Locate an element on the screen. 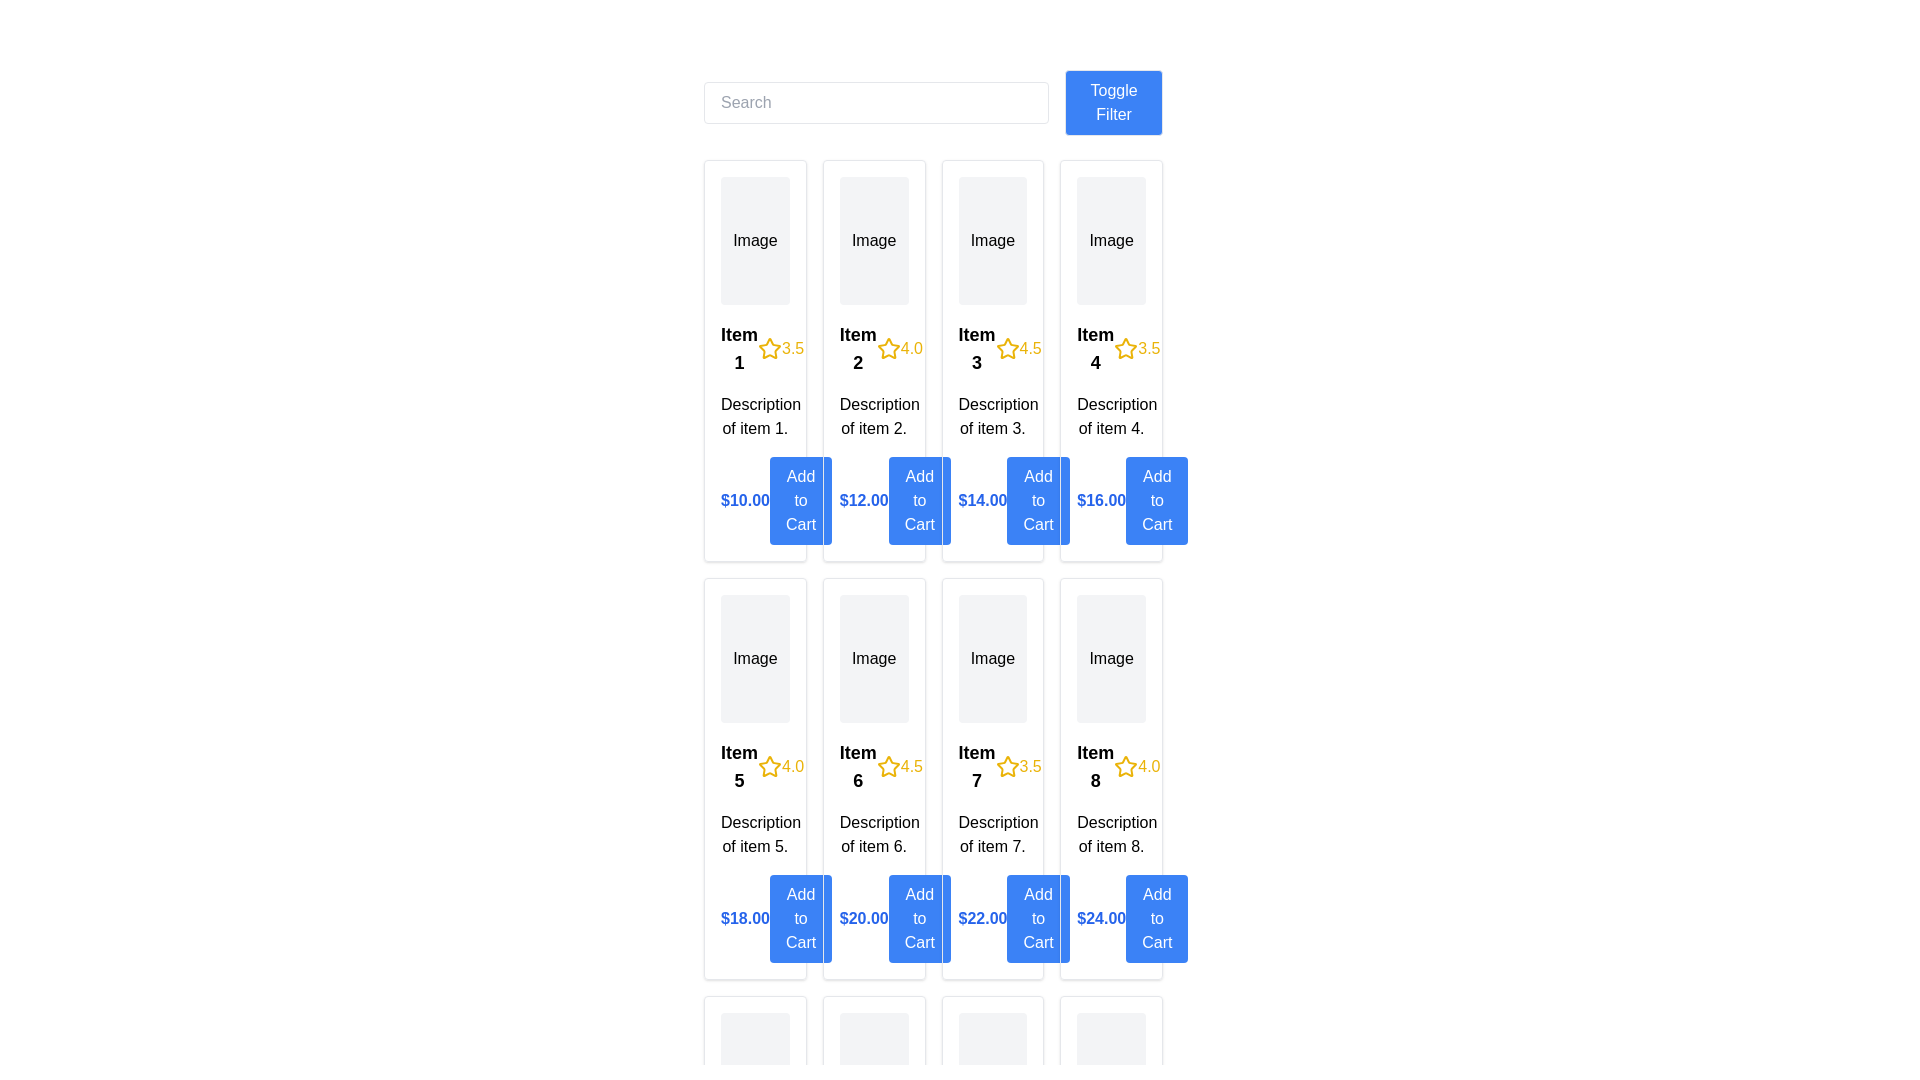 The height and width of the screenshot is (1080, 1920). the text label displaying 'Description of item 5.' located within the item card for 'Item 5', positioned below the title and rating details is located at coordinates (754, 834).